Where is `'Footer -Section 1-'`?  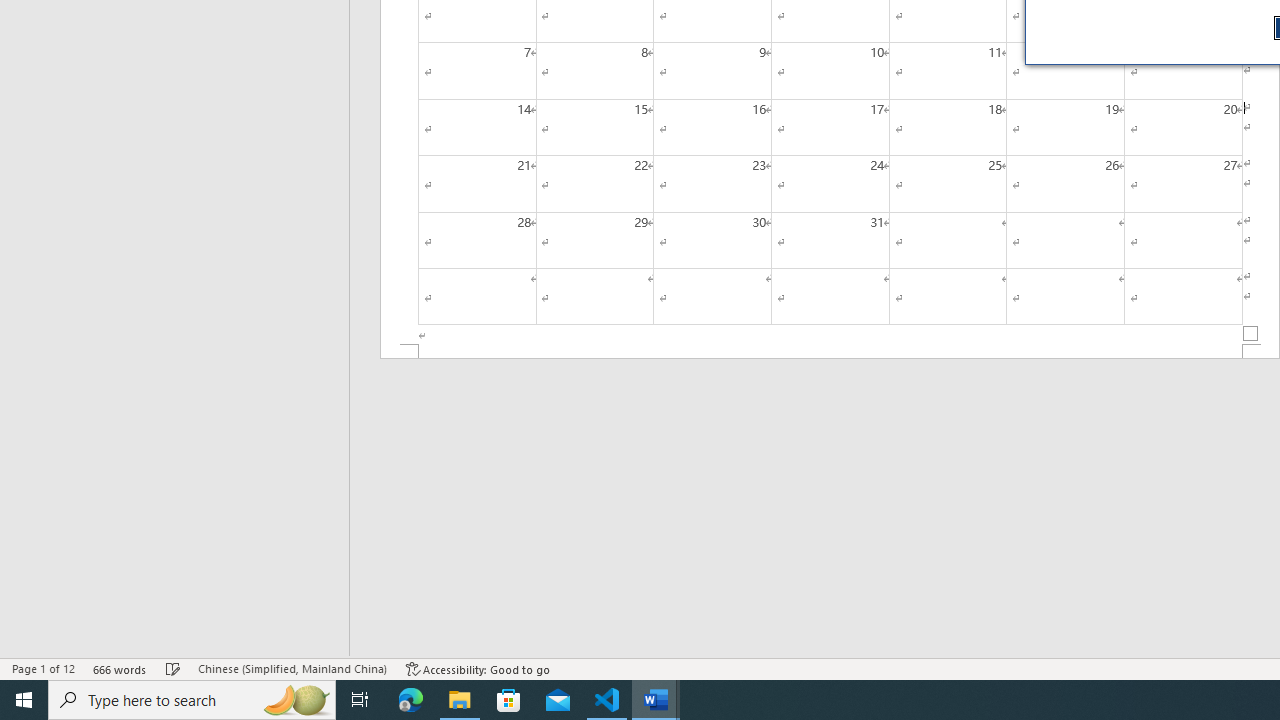
'Footer -Section 1-' is located at coordinates (830, 350).